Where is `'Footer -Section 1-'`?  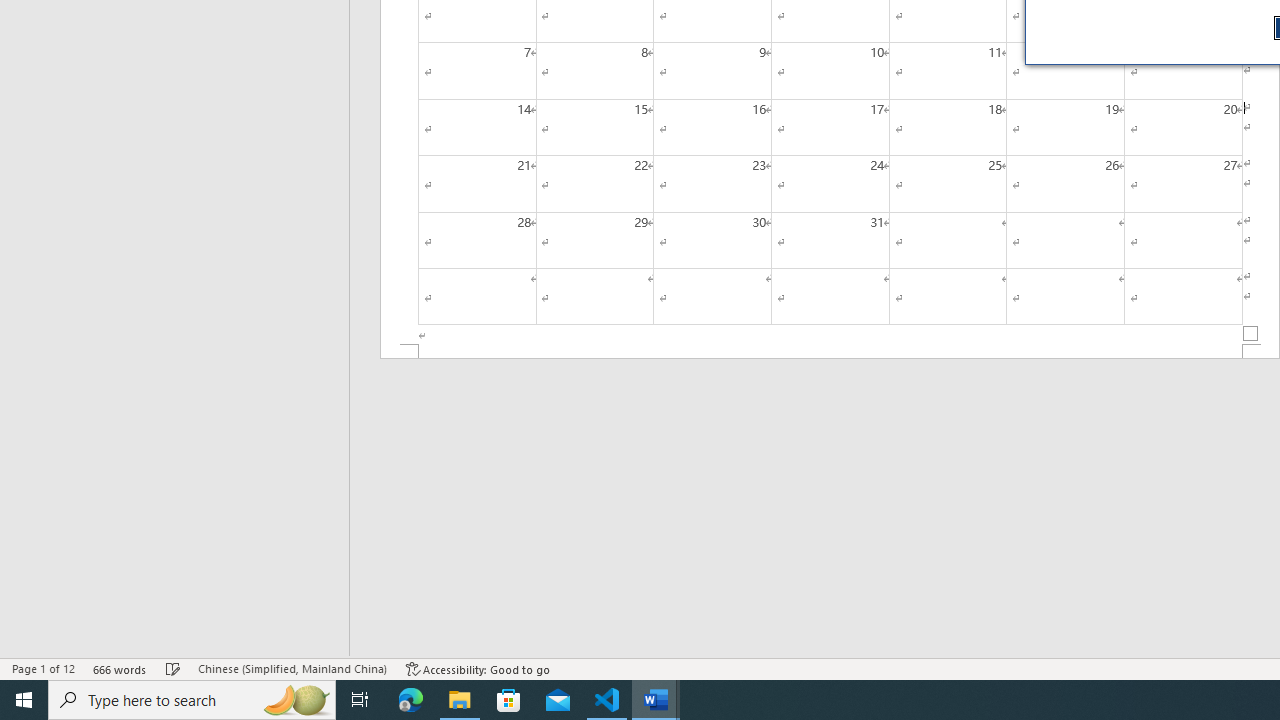
'Footer -Section 1-' is located at coordinates (830, 350).